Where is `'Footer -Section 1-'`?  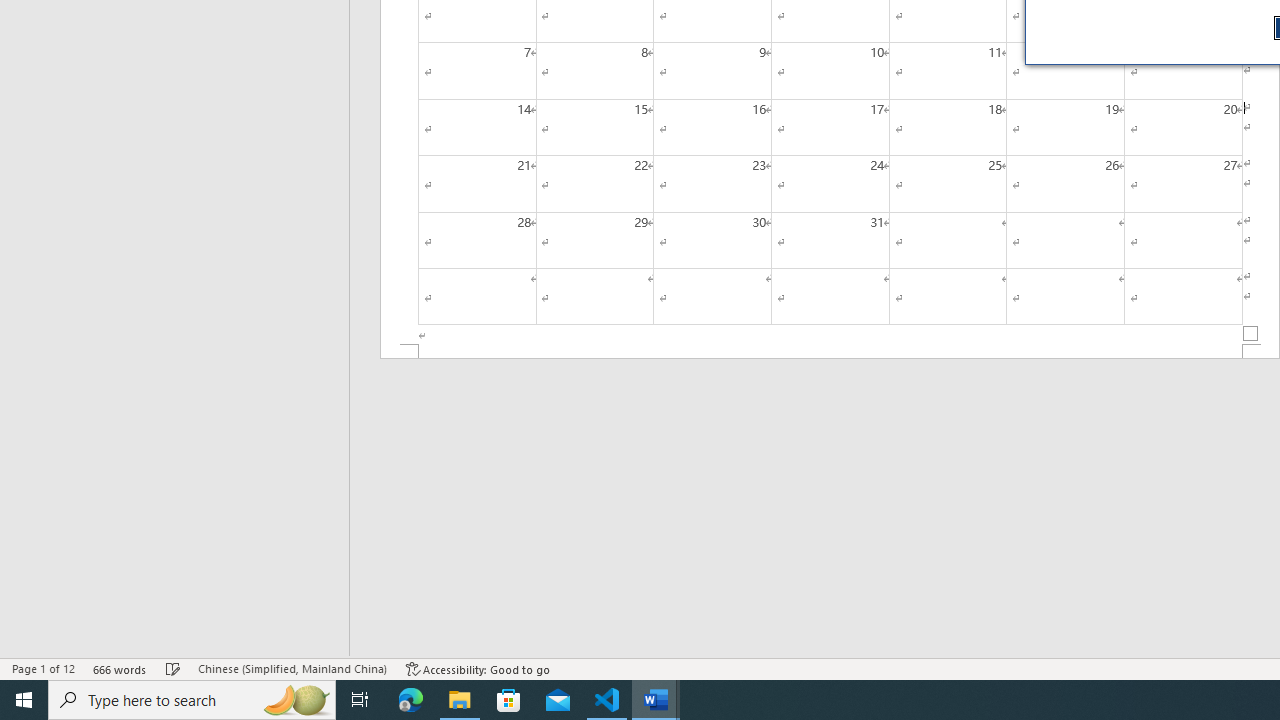
'Footer -Section 1-' is located at coordinates (830, 350).